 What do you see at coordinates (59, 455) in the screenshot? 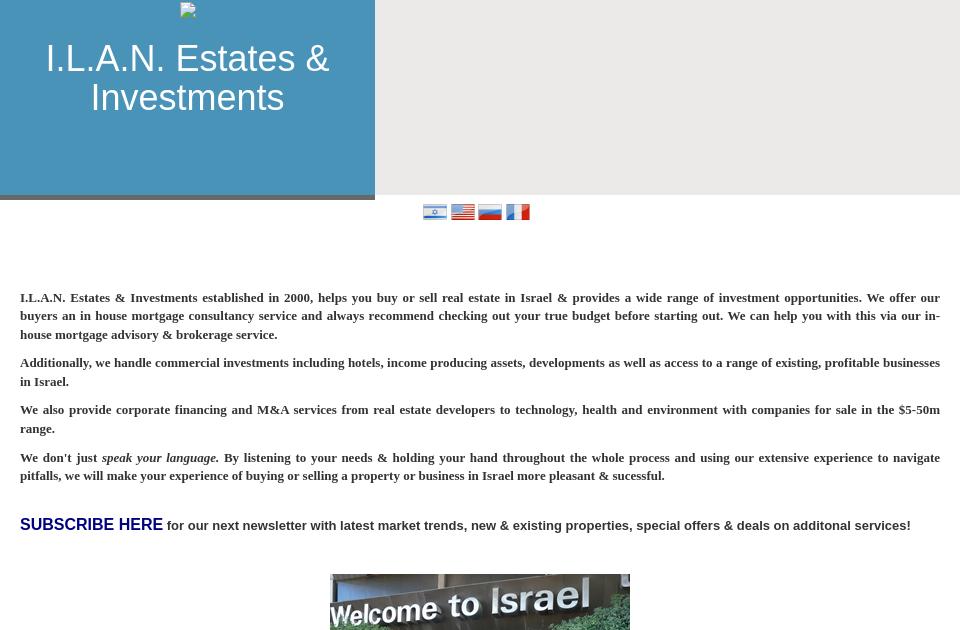
I see `'We don't just'` at bounding box center [59, 455].